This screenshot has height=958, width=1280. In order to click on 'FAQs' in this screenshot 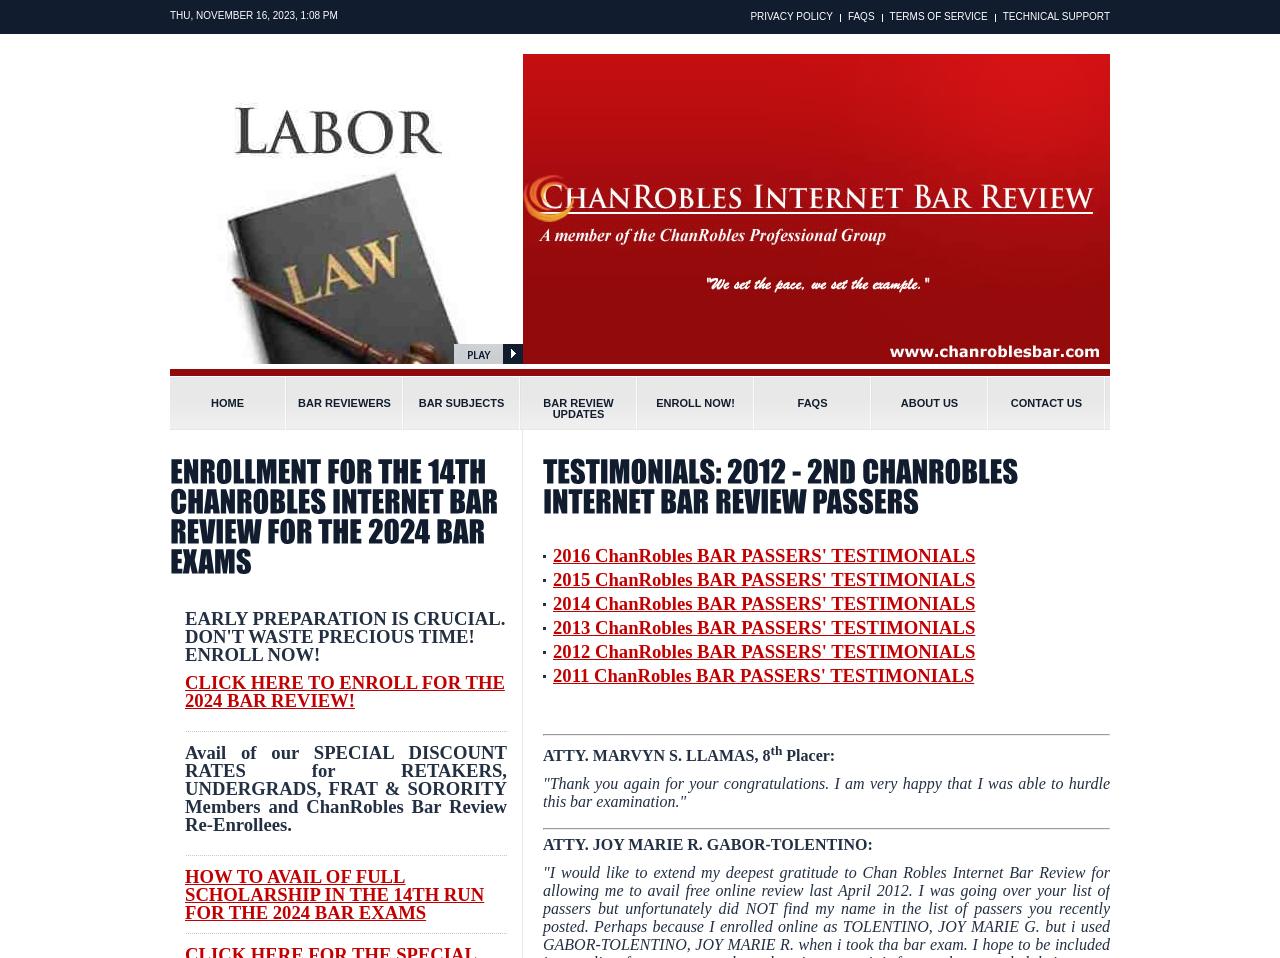, I will do `click(812, 403)`.